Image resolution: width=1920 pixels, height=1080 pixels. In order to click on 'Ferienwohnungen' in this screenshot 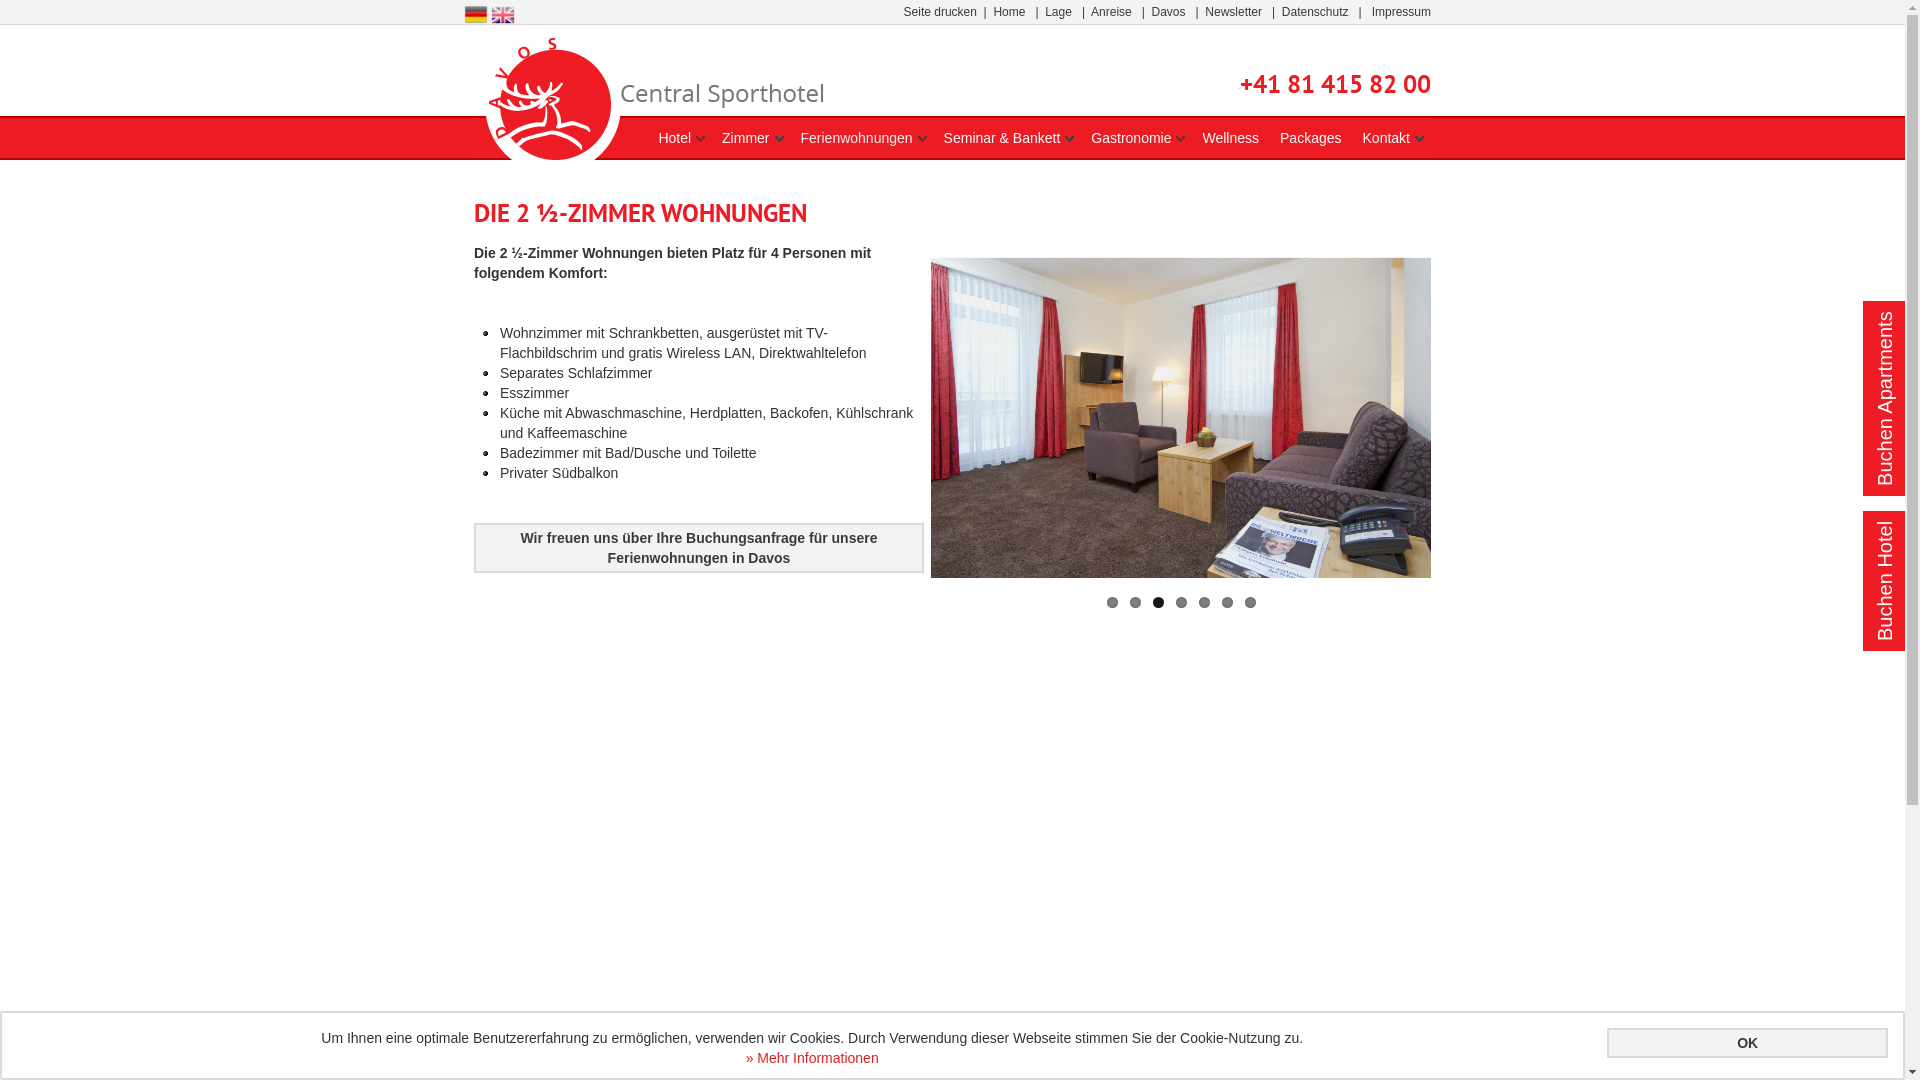, I will do `click(855, 137)`.